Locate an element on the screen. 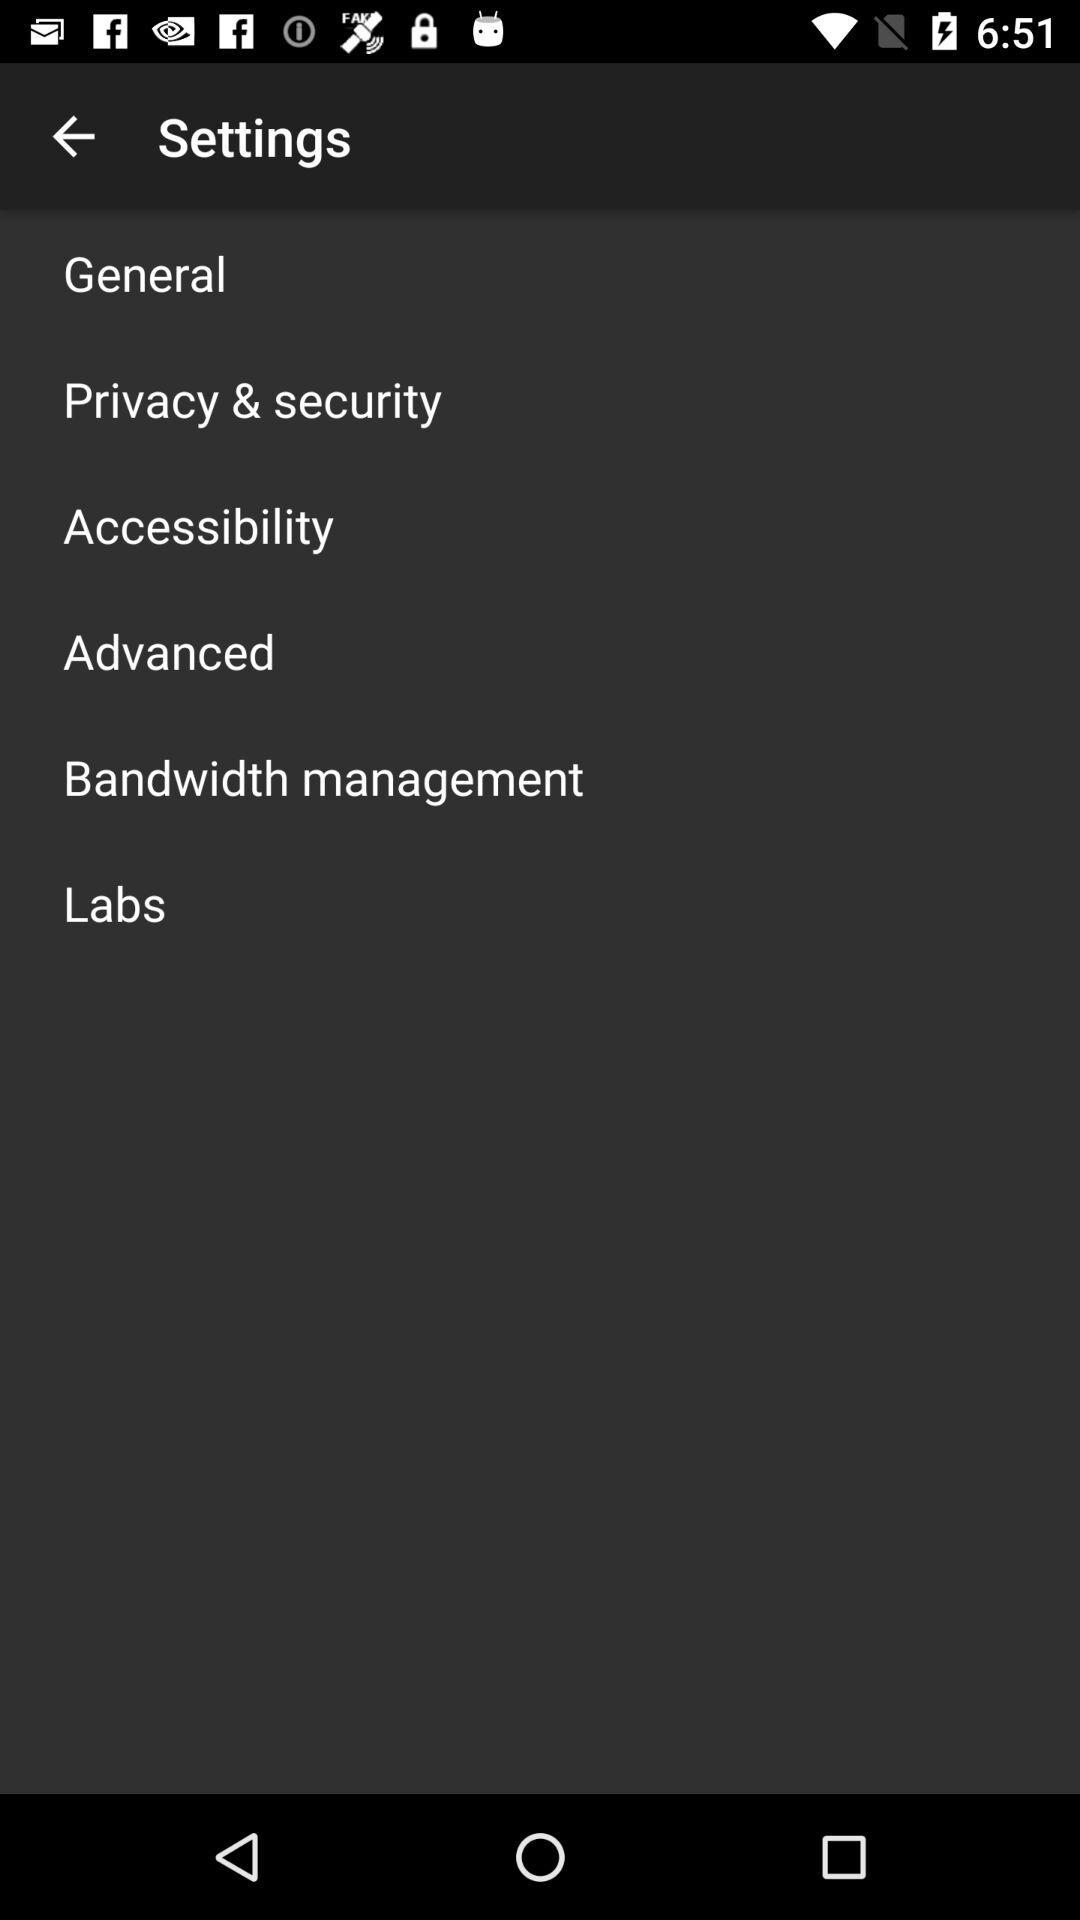  app above the bandwidth management app is located at coordinates (168, 651).